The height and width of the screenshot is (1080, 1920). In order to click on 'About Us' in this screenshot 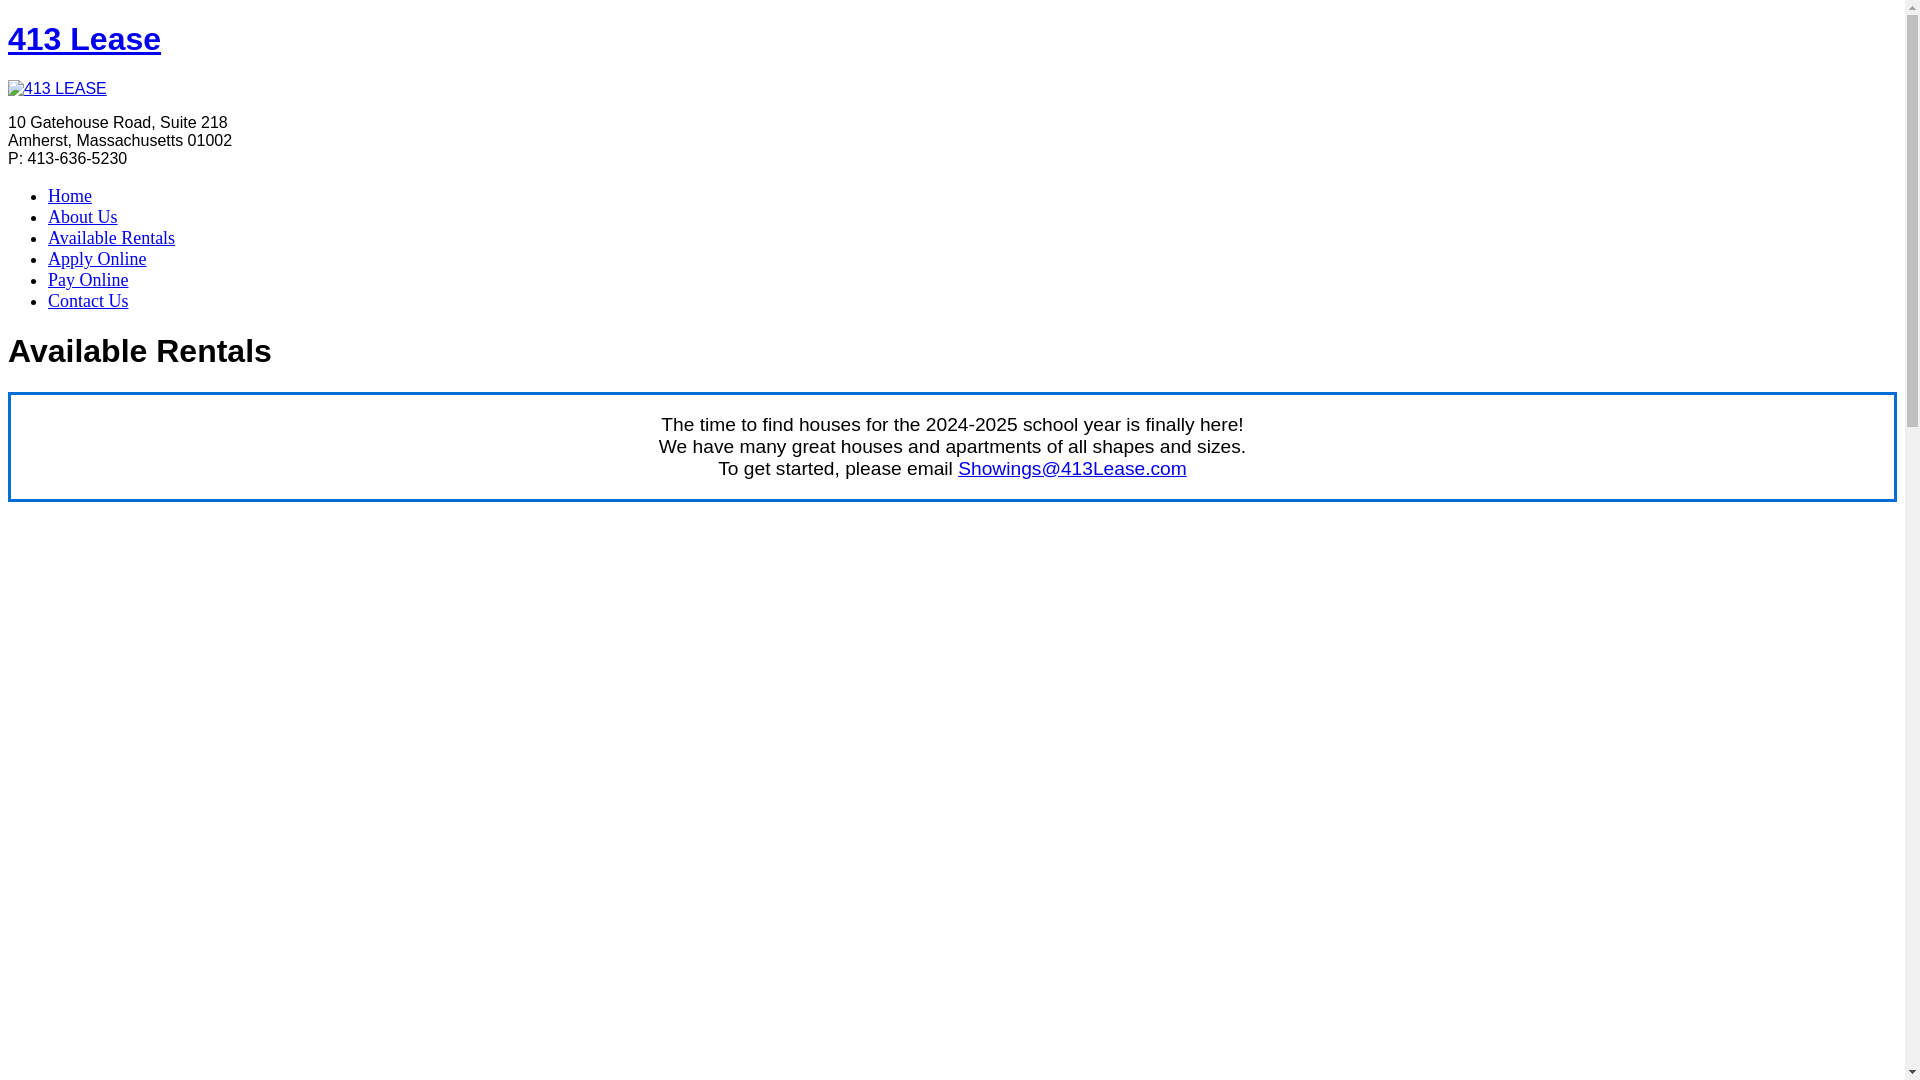, I will do `click(81, 216)`.